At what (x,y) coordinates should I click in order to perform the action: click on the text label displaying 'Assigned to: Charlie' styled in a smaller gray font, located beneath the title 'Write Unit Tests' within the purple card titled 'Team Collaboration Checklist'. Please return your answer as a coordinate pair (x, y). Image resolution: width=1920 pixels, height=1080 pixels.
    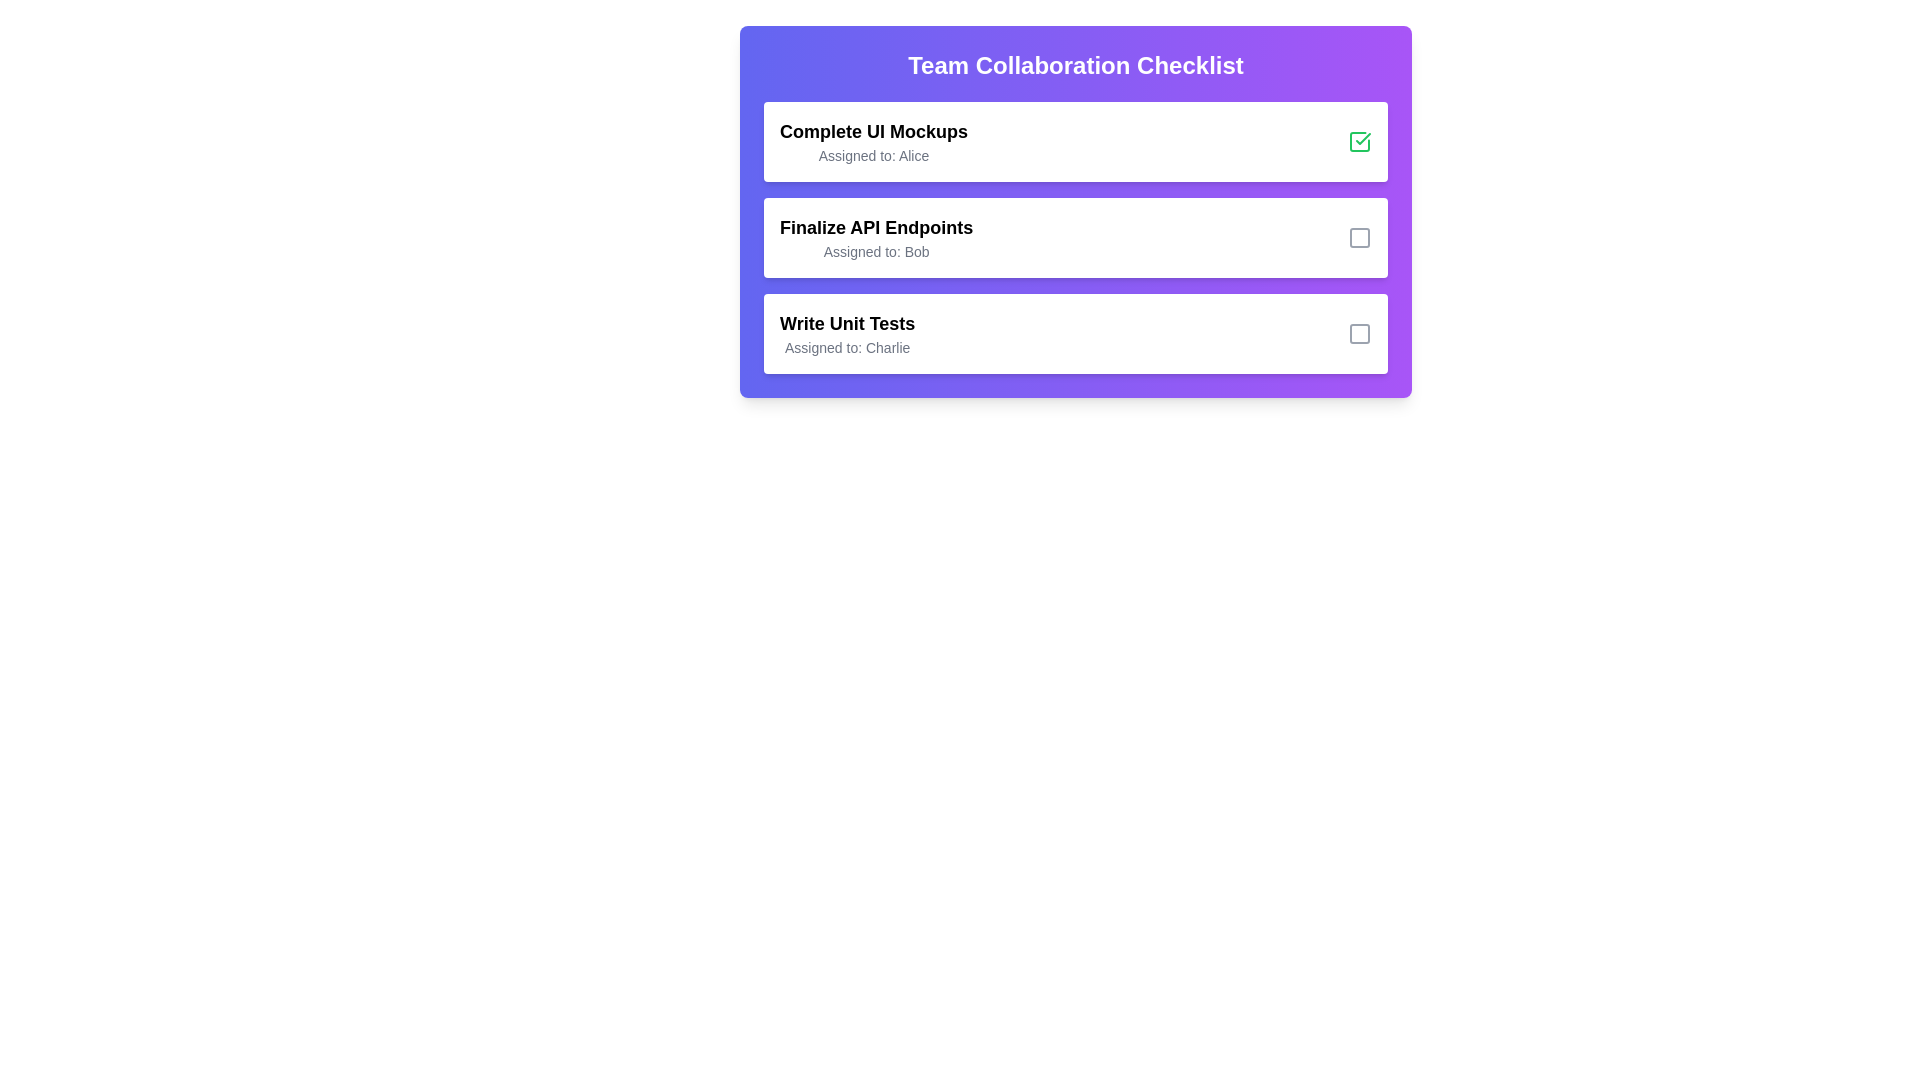
    Looking at the image, I should click on (847, 346).